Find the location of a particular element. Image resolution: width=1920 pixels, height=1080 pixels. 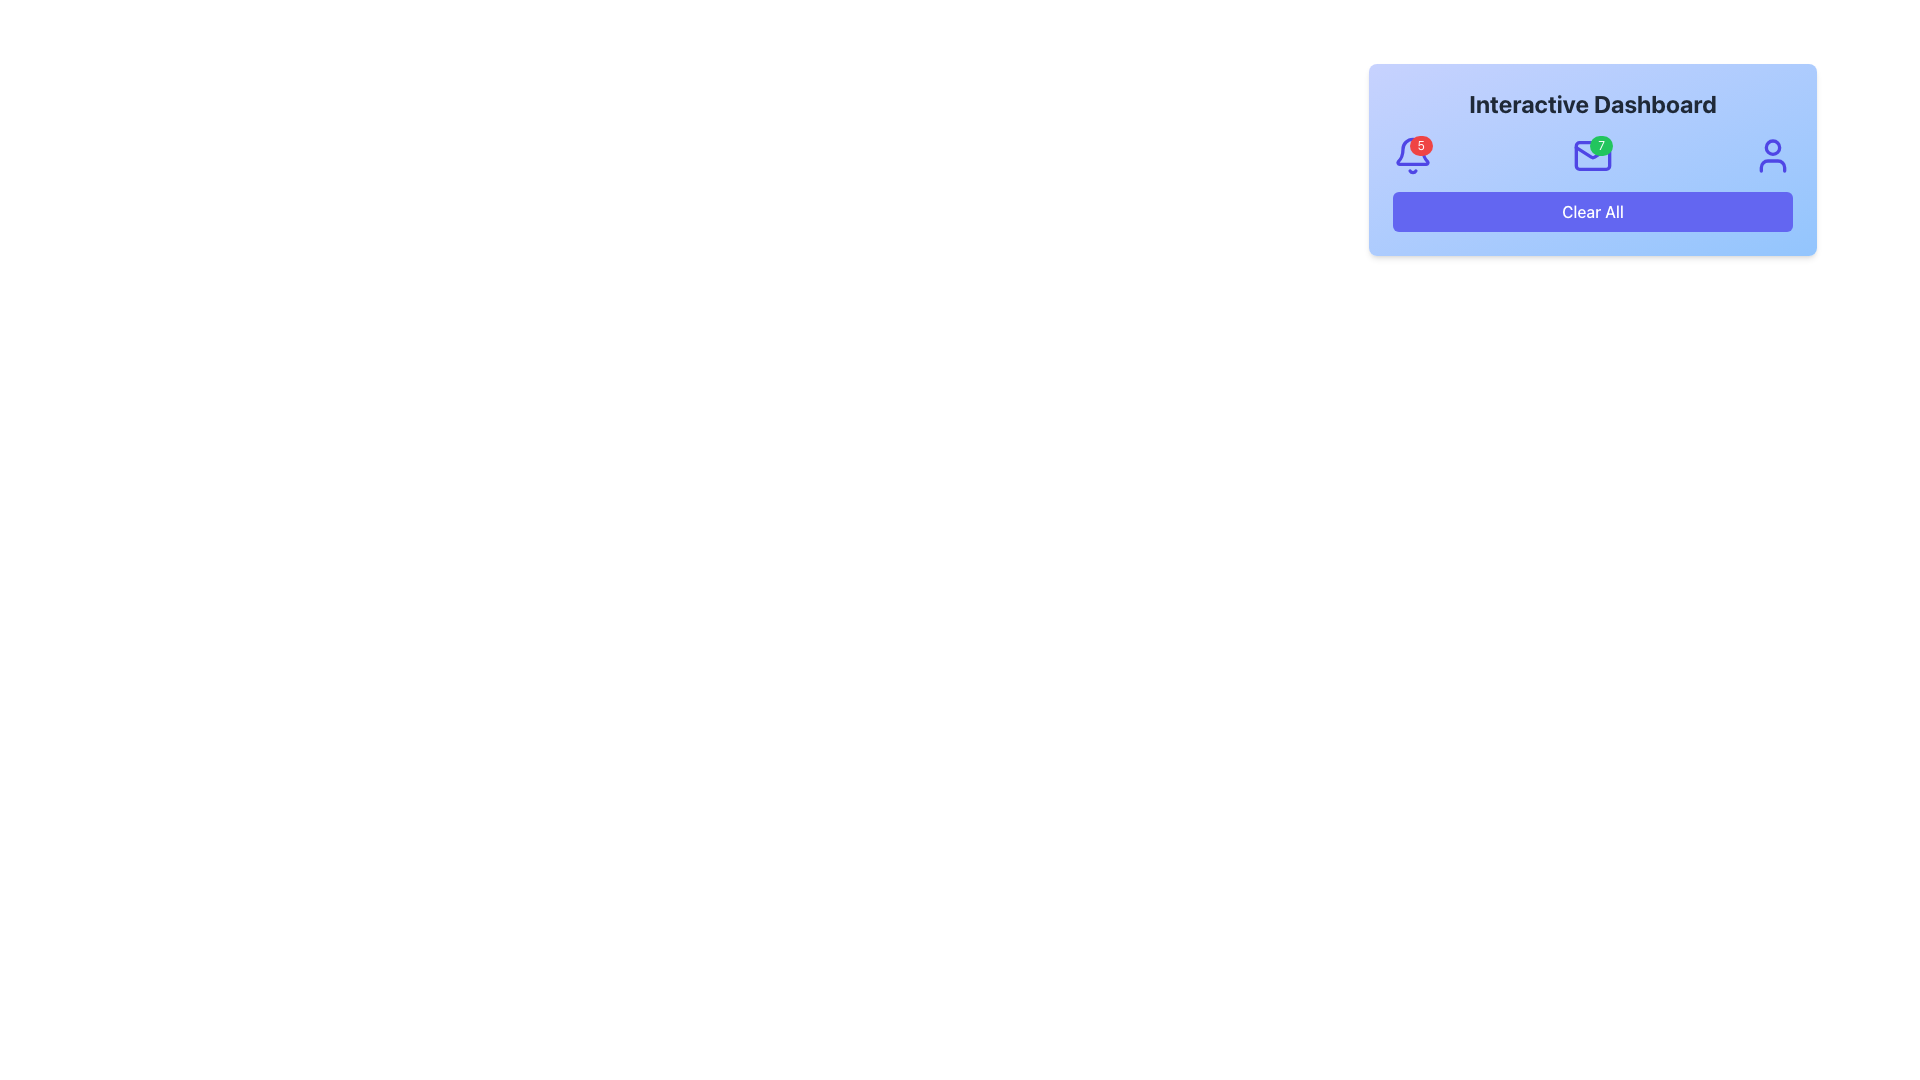

the user profile icon located in the top-right section of the 'Interactive Dashboard' card is located at coordinates (1772, 154).